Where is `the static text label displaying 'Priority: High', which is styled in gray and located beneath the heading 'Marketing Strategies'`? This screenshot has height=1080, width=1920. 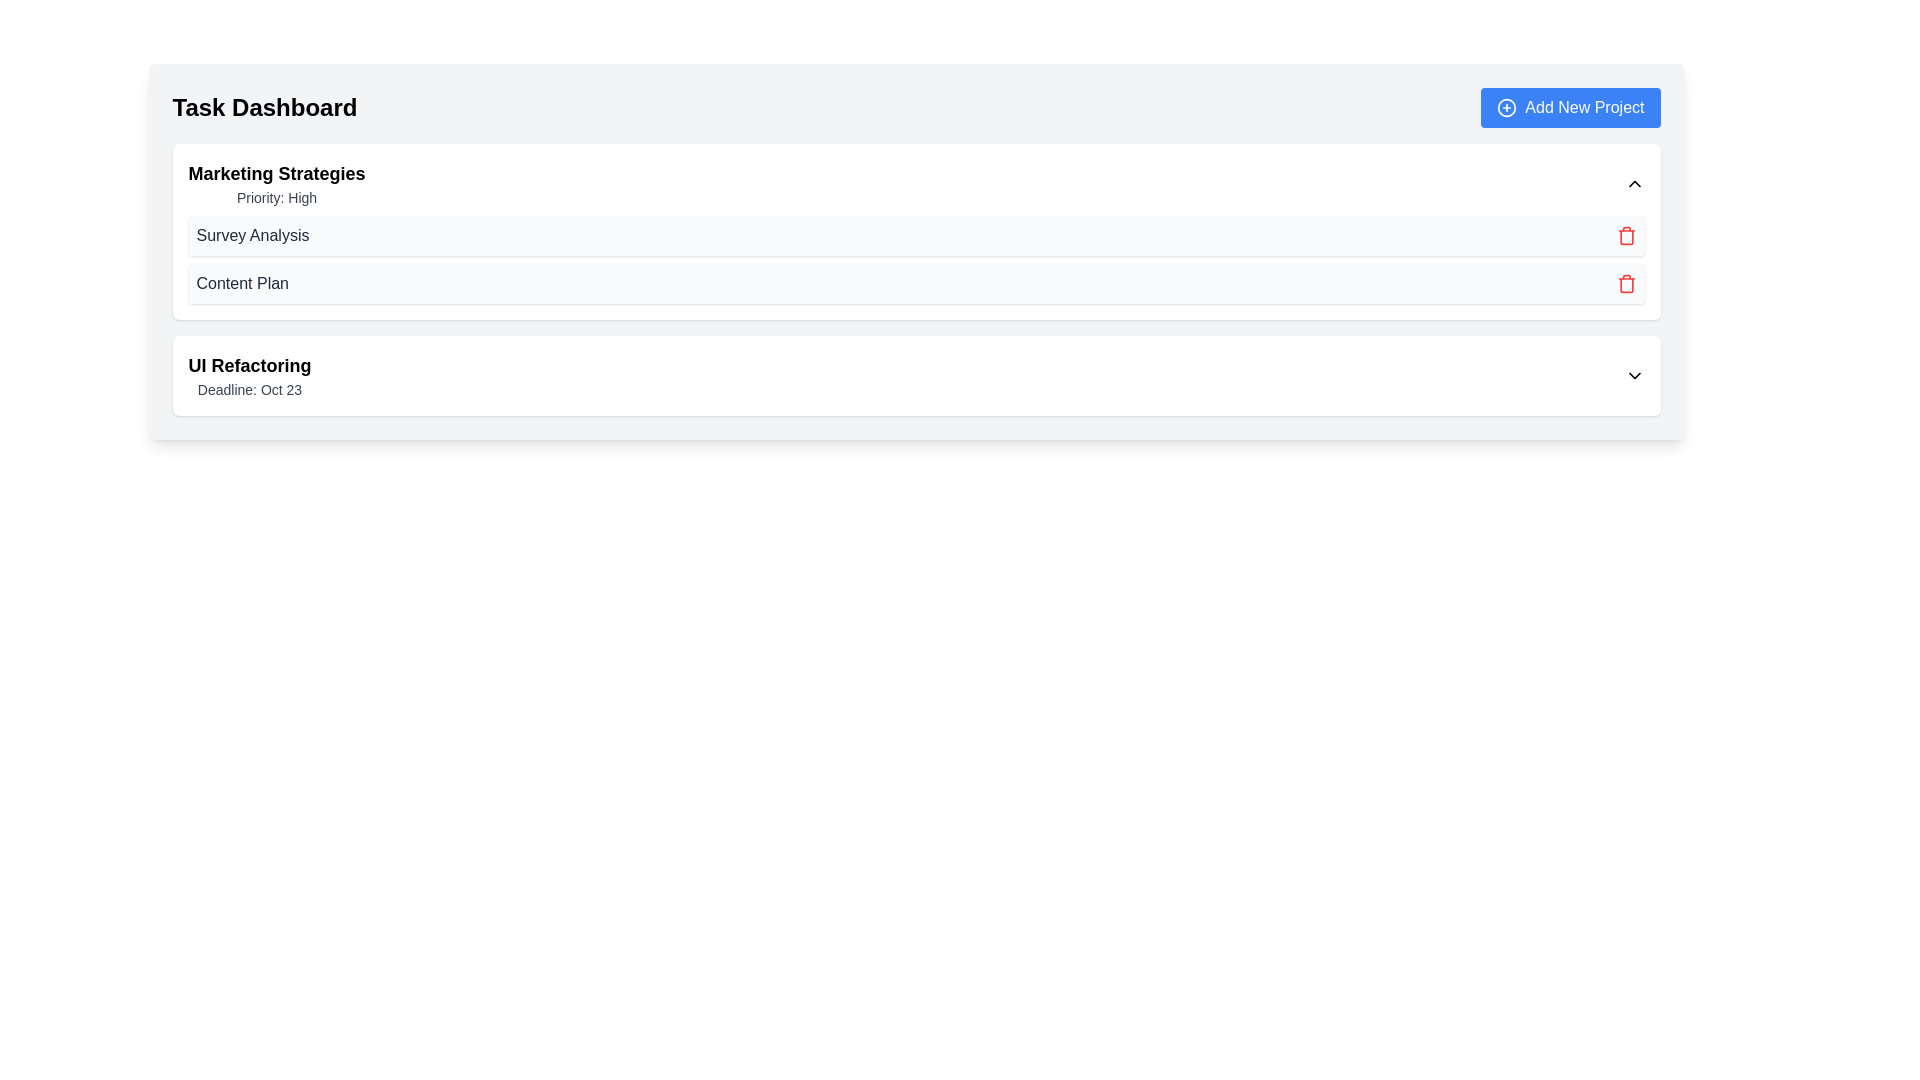 the static text label displaying 'Priority: High', which is styled in gray and located beneath the heading 'Marketing Strategies' is located at coordinates (276, 197).